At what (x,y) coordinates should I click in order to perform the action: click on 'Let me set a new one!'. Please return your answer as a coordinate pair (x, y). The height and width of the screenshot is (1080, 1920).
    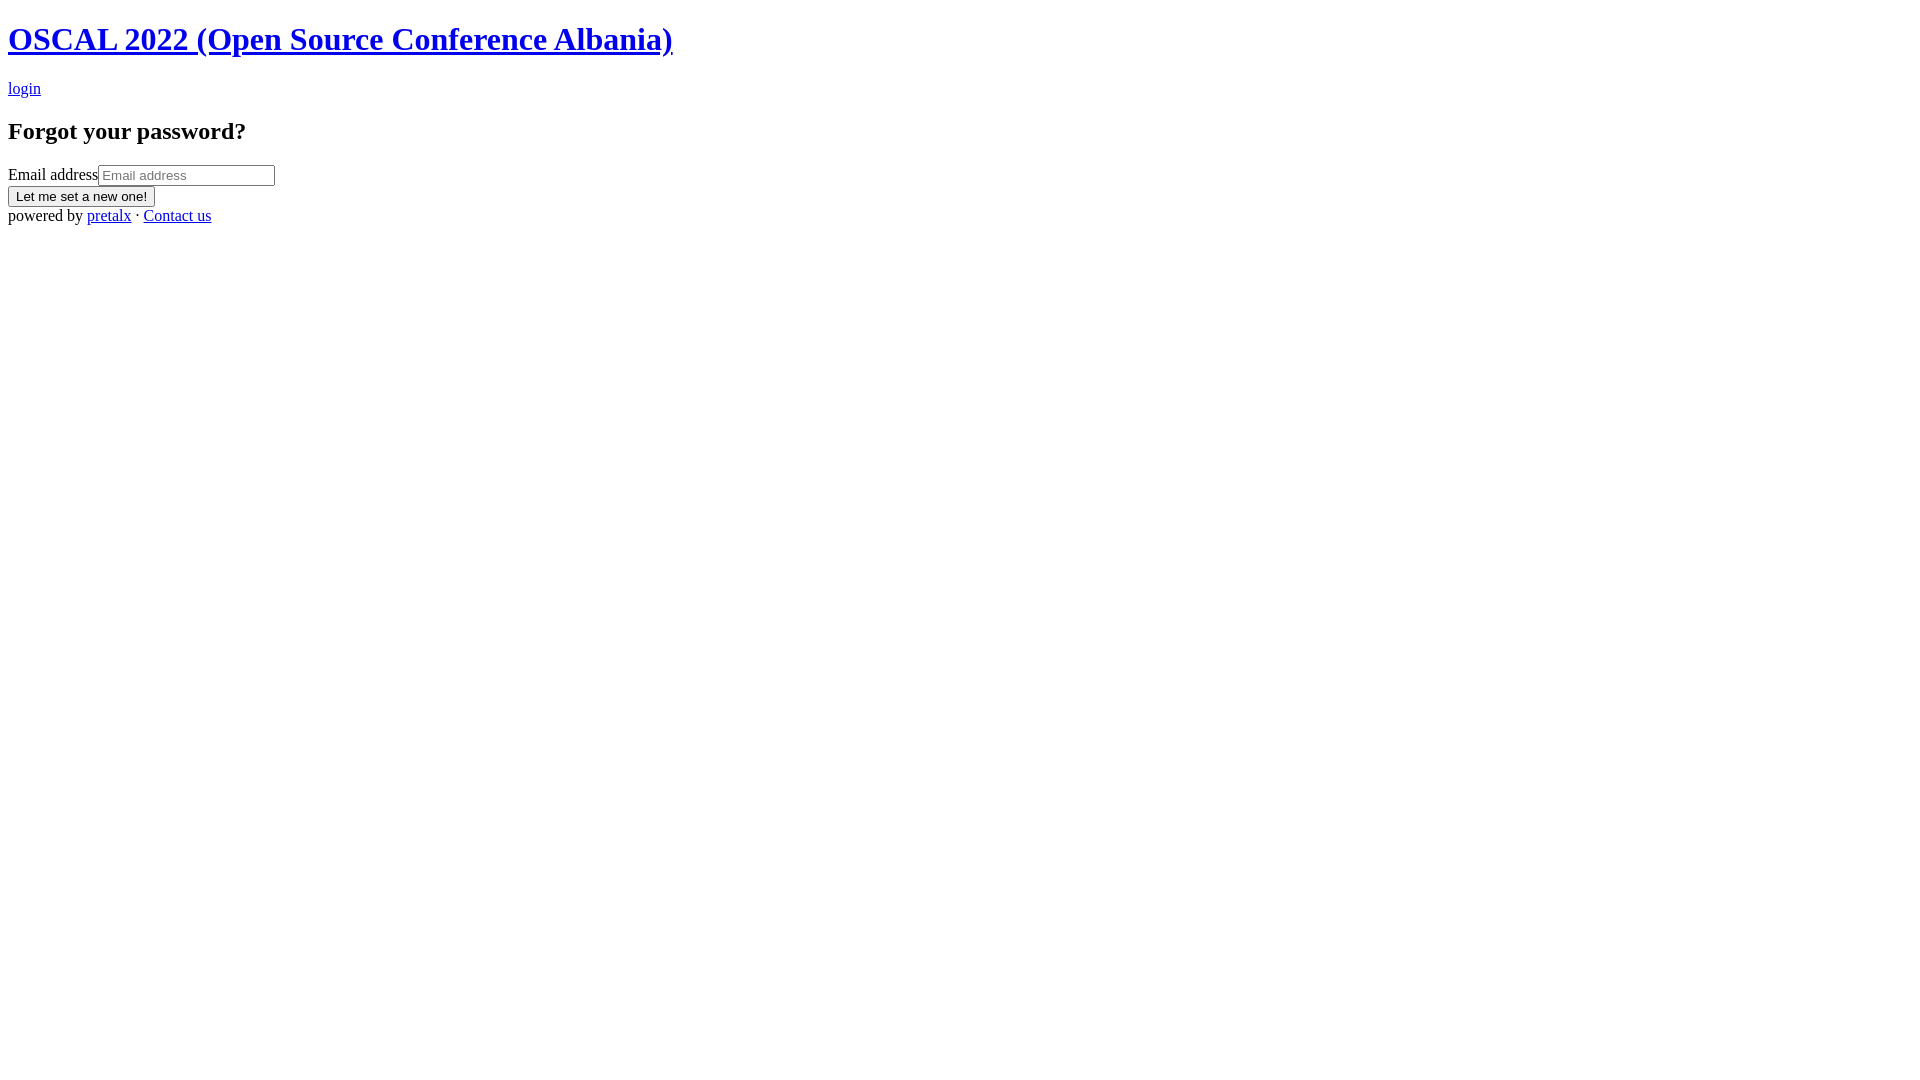
    Looking at the image, I should click on (80, 196).